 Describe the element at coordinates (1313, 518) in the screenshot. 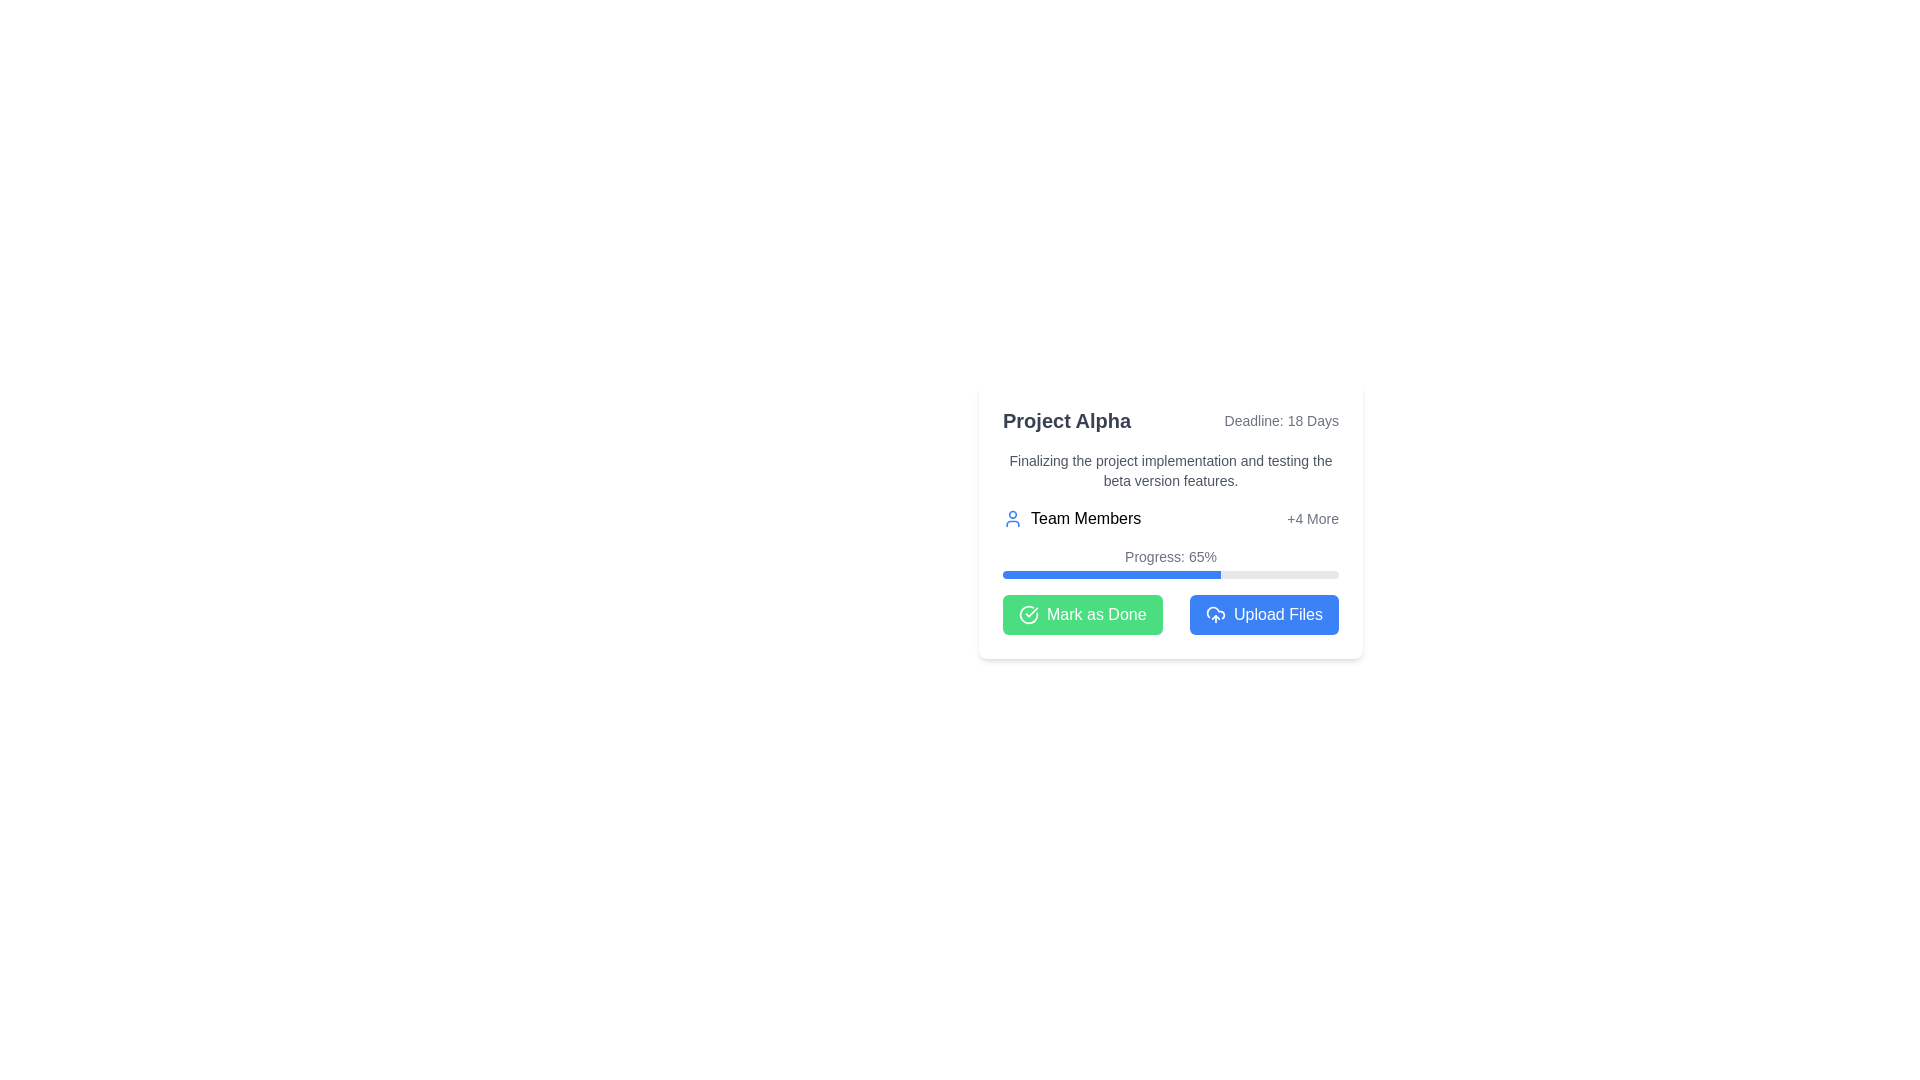

I see `the text label reading '+4 More', which is styled in gray and positioned to the right of the 'Team Members' label` at that location.